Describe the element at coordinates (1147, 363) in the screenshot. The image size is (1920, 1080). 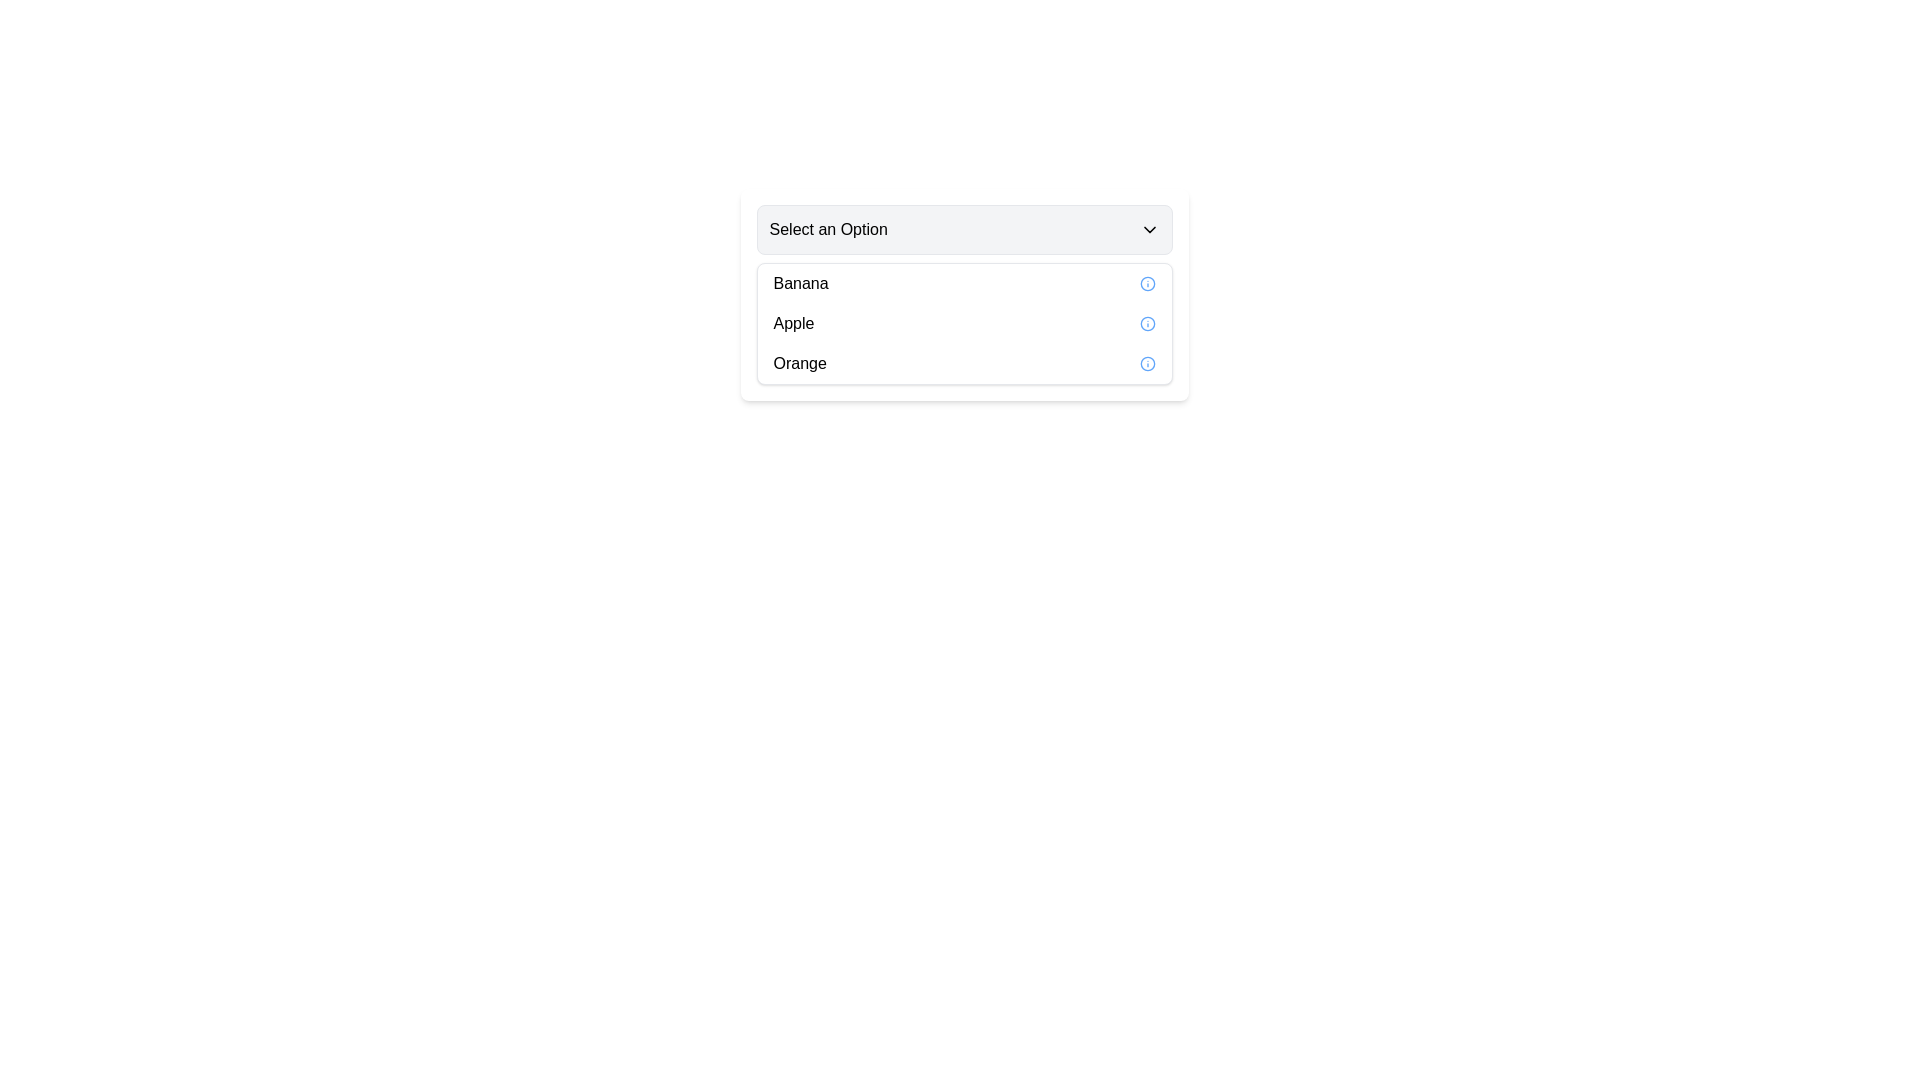
I see `the informational tooltip icon located to the right of the 'Orange' option in the dropdown menu` at that location.